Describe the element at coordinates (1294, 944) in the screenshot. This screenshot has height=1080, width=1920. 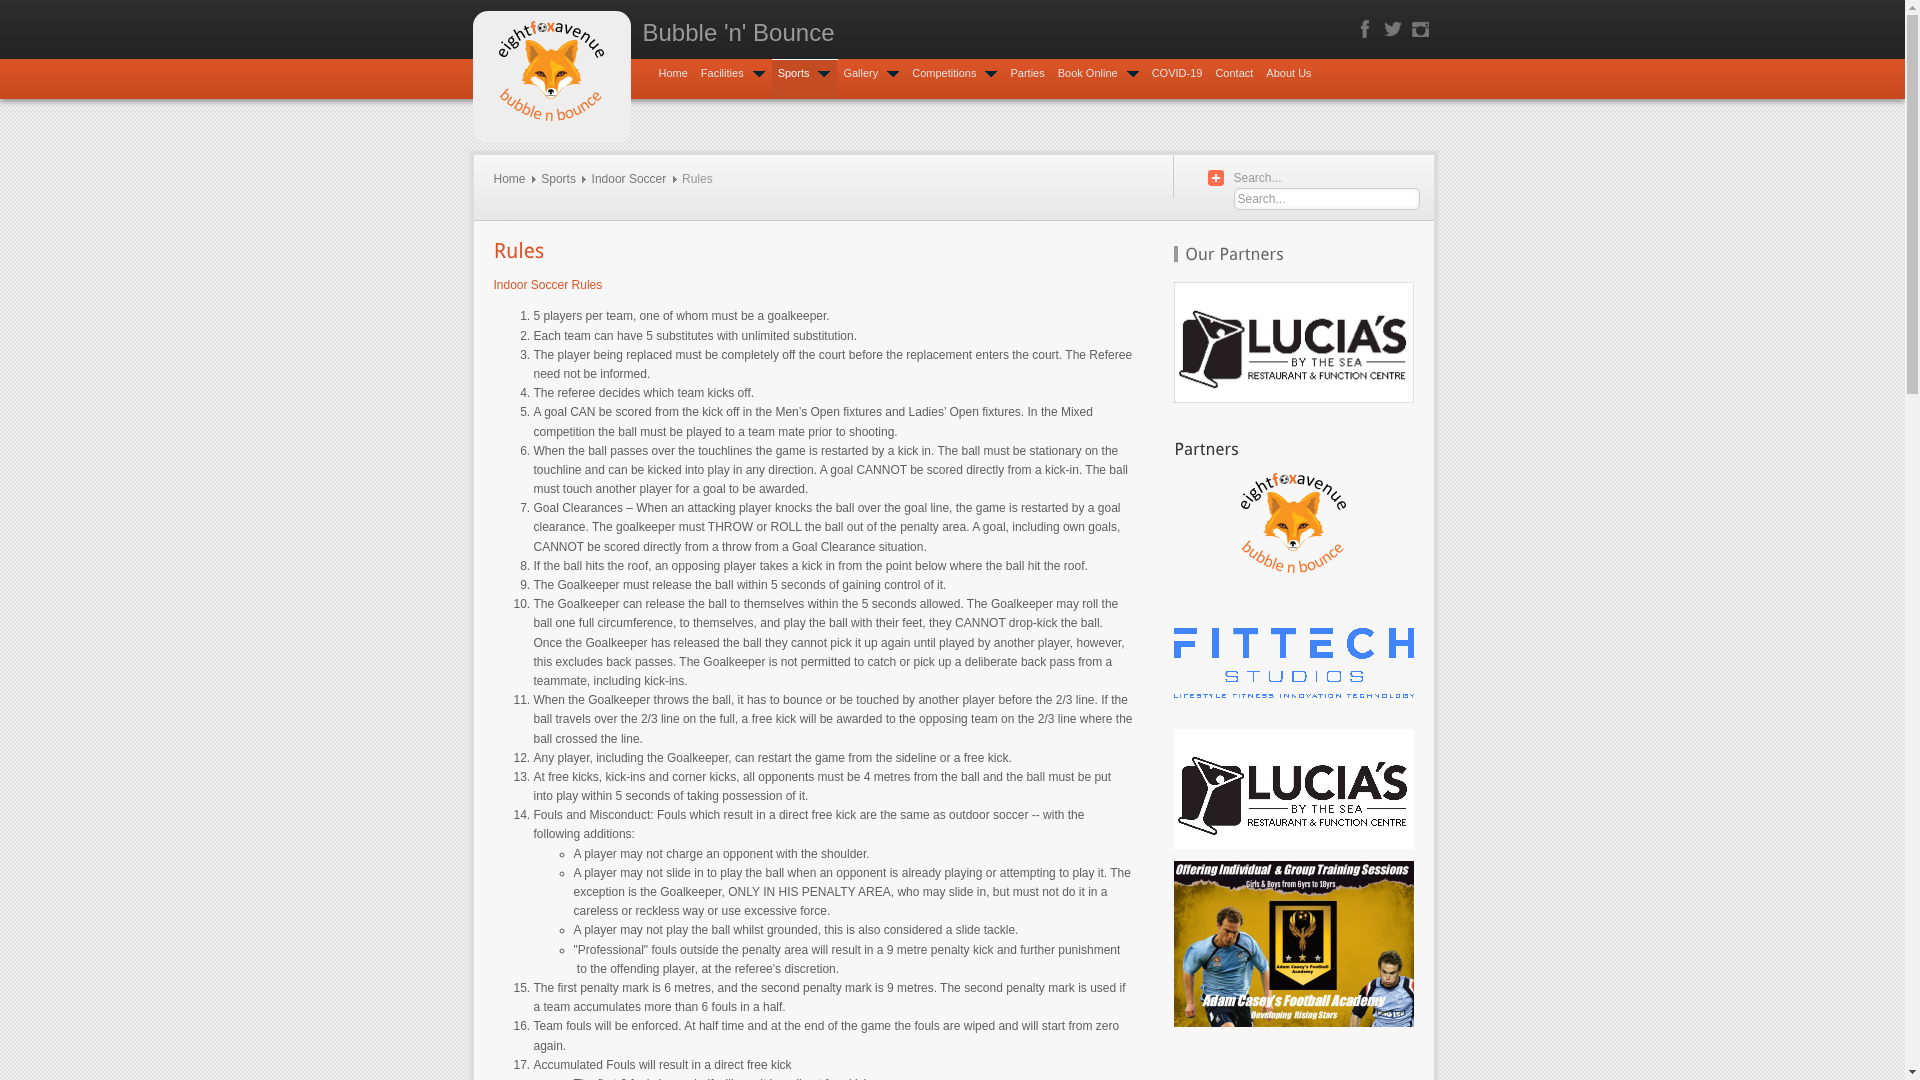
I see `'Developing Rising Stars'` at that location.